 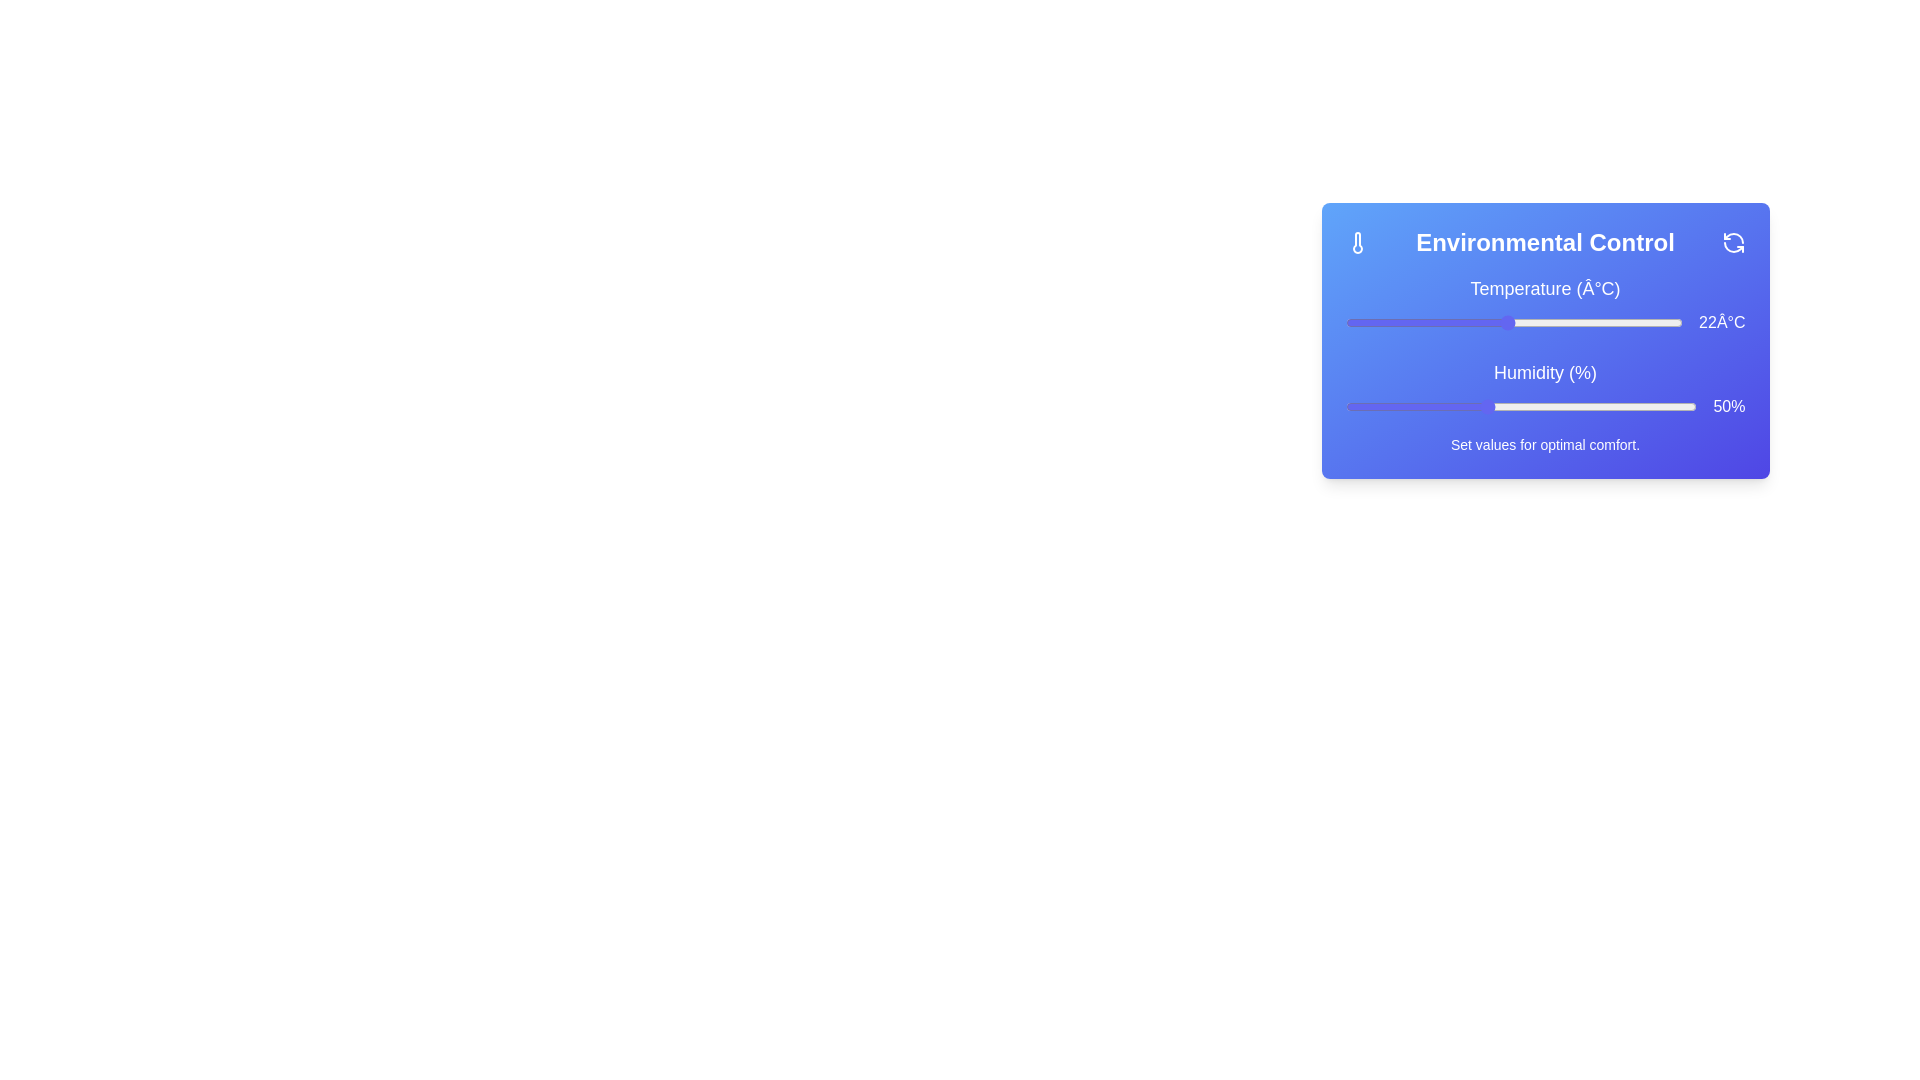 I want to click on the temperature slider to set the temperature to 22°C, so click(x=1507, y=322).